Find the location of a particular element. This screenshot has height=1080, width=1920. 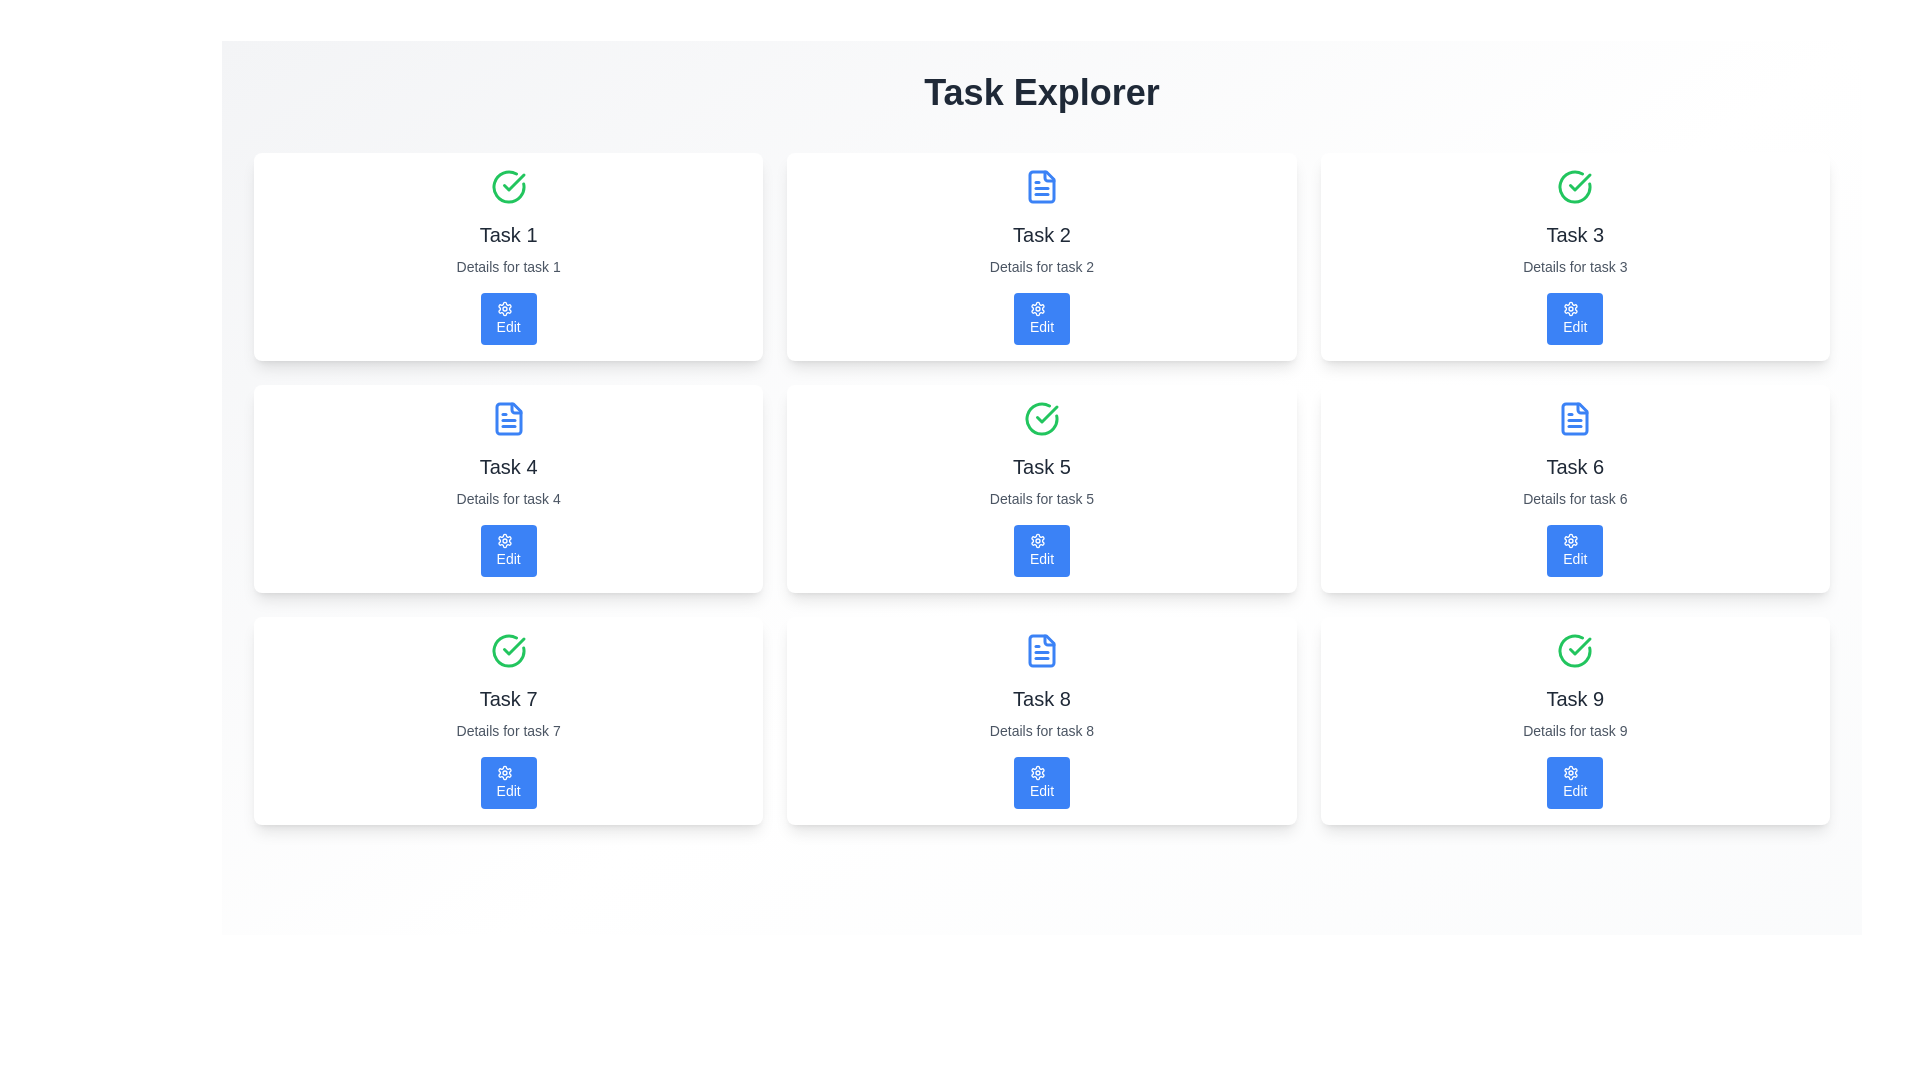

the 'Edit' button with a blue background and gear icon located at the center-bottom of the 'Task 4' card to initiate editing is located at coordinates (508, 551).